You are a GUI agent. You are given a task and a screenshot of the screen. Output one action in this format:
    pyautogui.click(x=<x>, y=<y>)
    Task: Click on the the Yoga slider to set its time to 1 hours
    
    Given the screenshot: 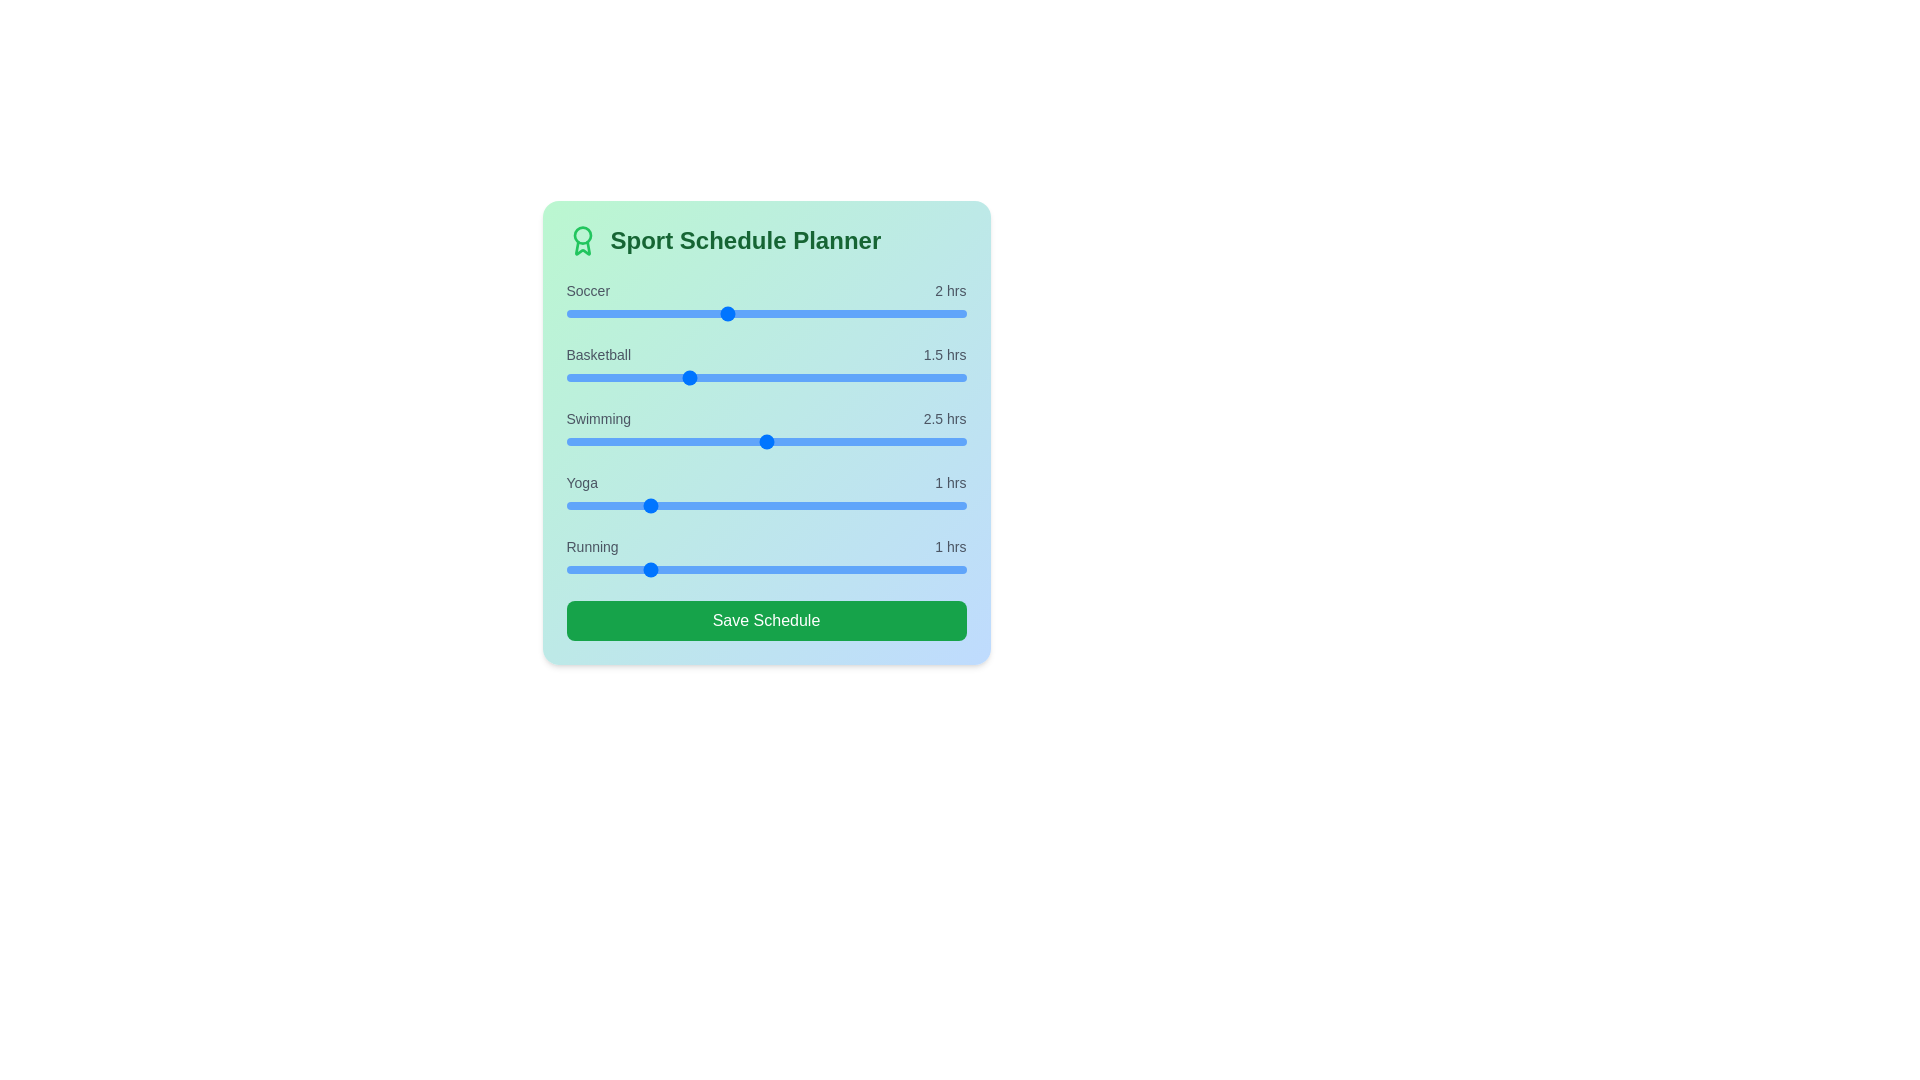 What is the action you would take?
    pyautogui.click(x=646, y=504)
    